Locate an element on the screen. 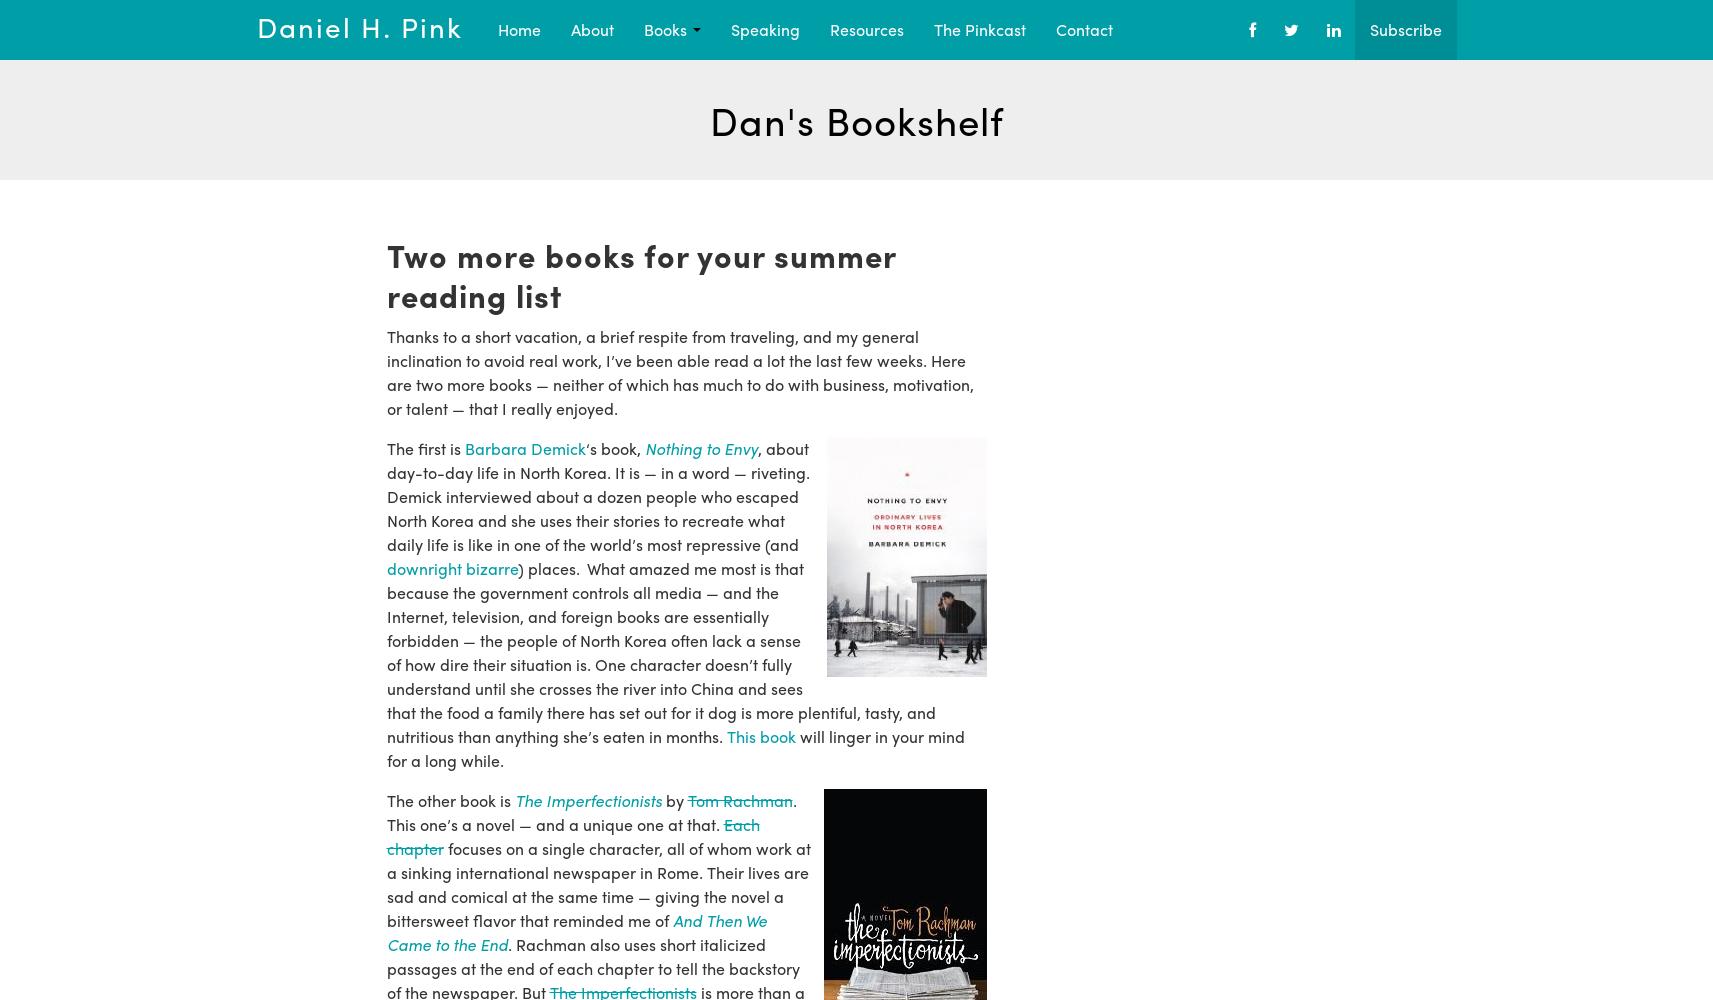 Image resolution: width=1713 pixels, height=1000 pixels. 'Apple Books' is located at coordinates (904, 126).